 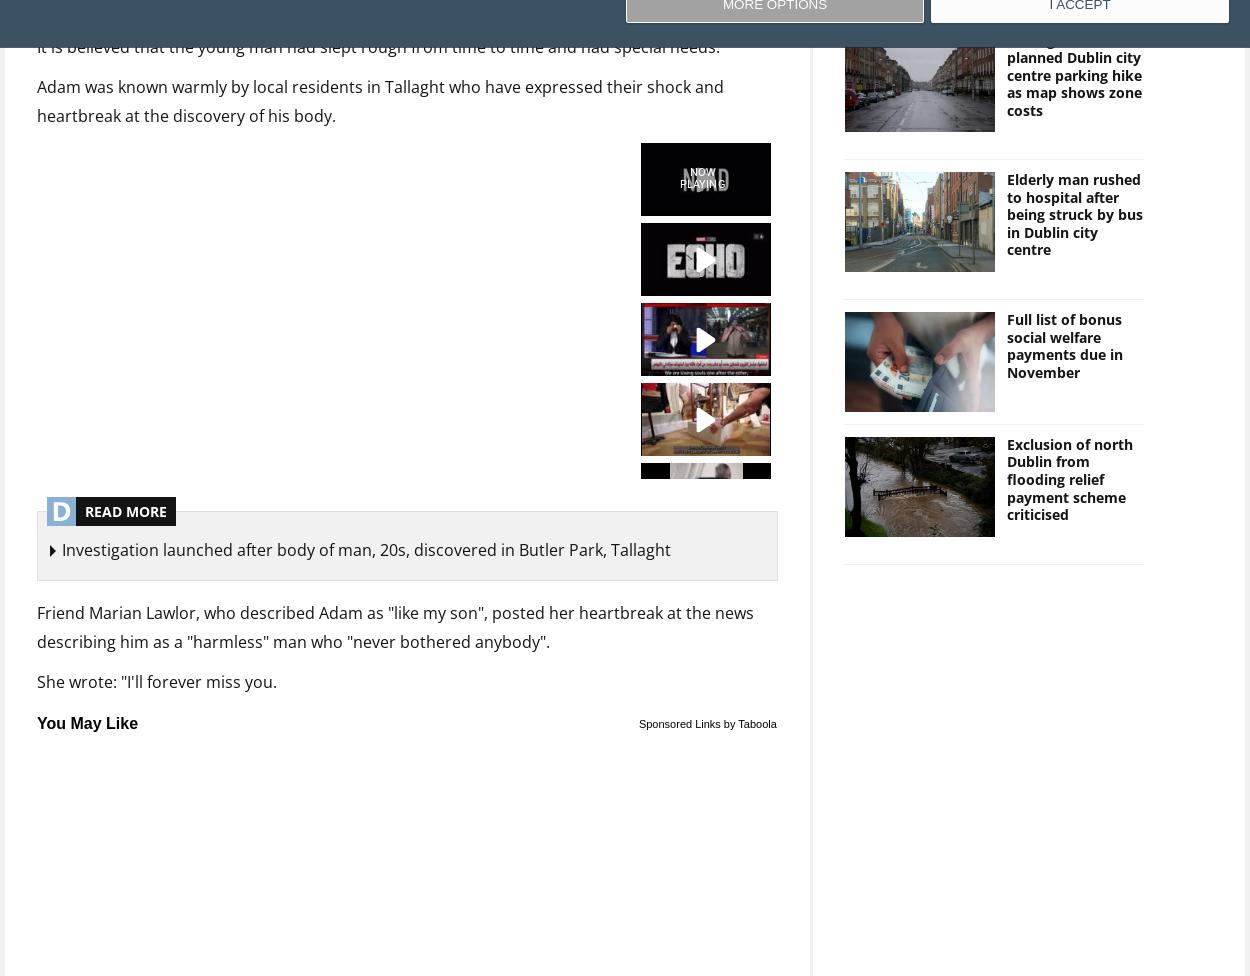 What do you see at coordinates (378, 45) in the screenshot?
I see `'It is believed that the young man had slept rough from time to time and had special needs.'` at bounding box center [378, 45].